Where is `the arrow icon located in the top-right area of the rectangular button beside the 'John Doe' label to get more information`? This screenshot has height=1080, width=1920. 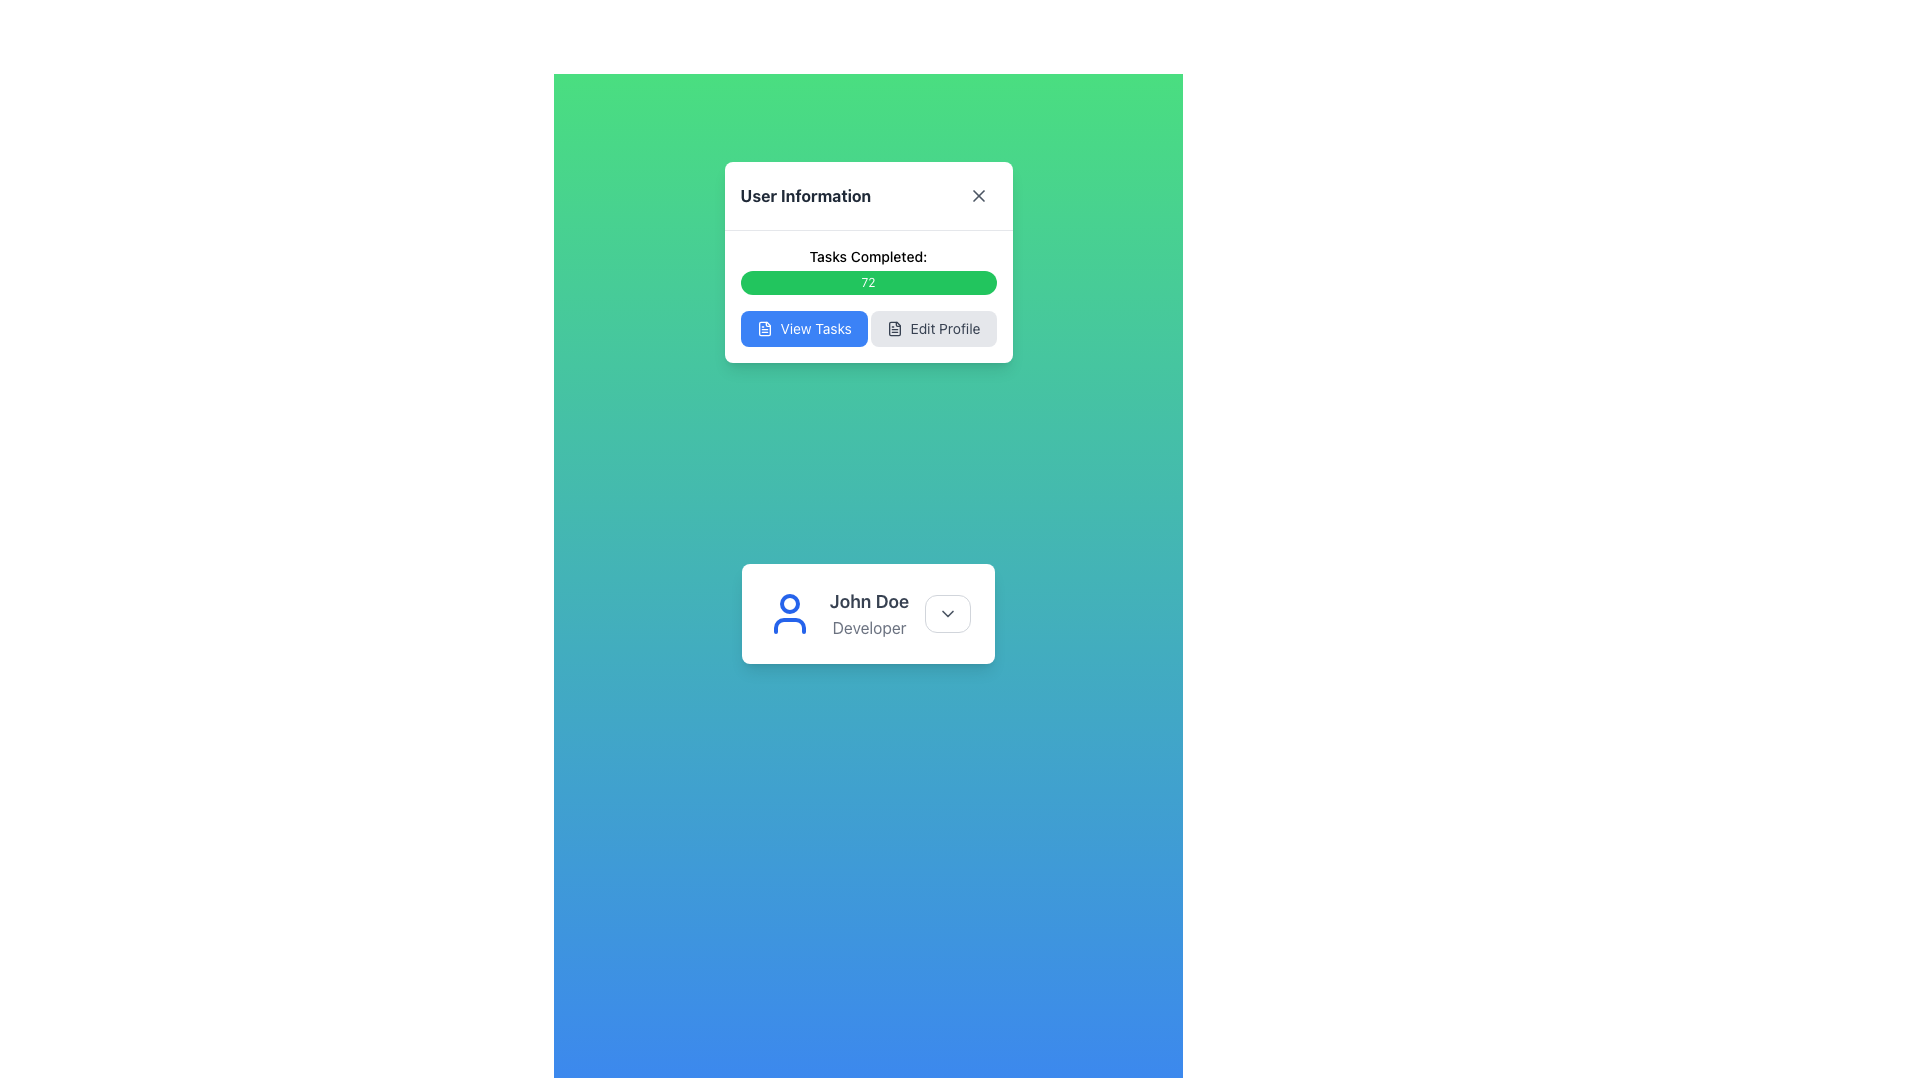 the arrow icon located in the top-right area of the rectangular button beside the 'John Doe' label to get more information is located at coordinates (947, 612).